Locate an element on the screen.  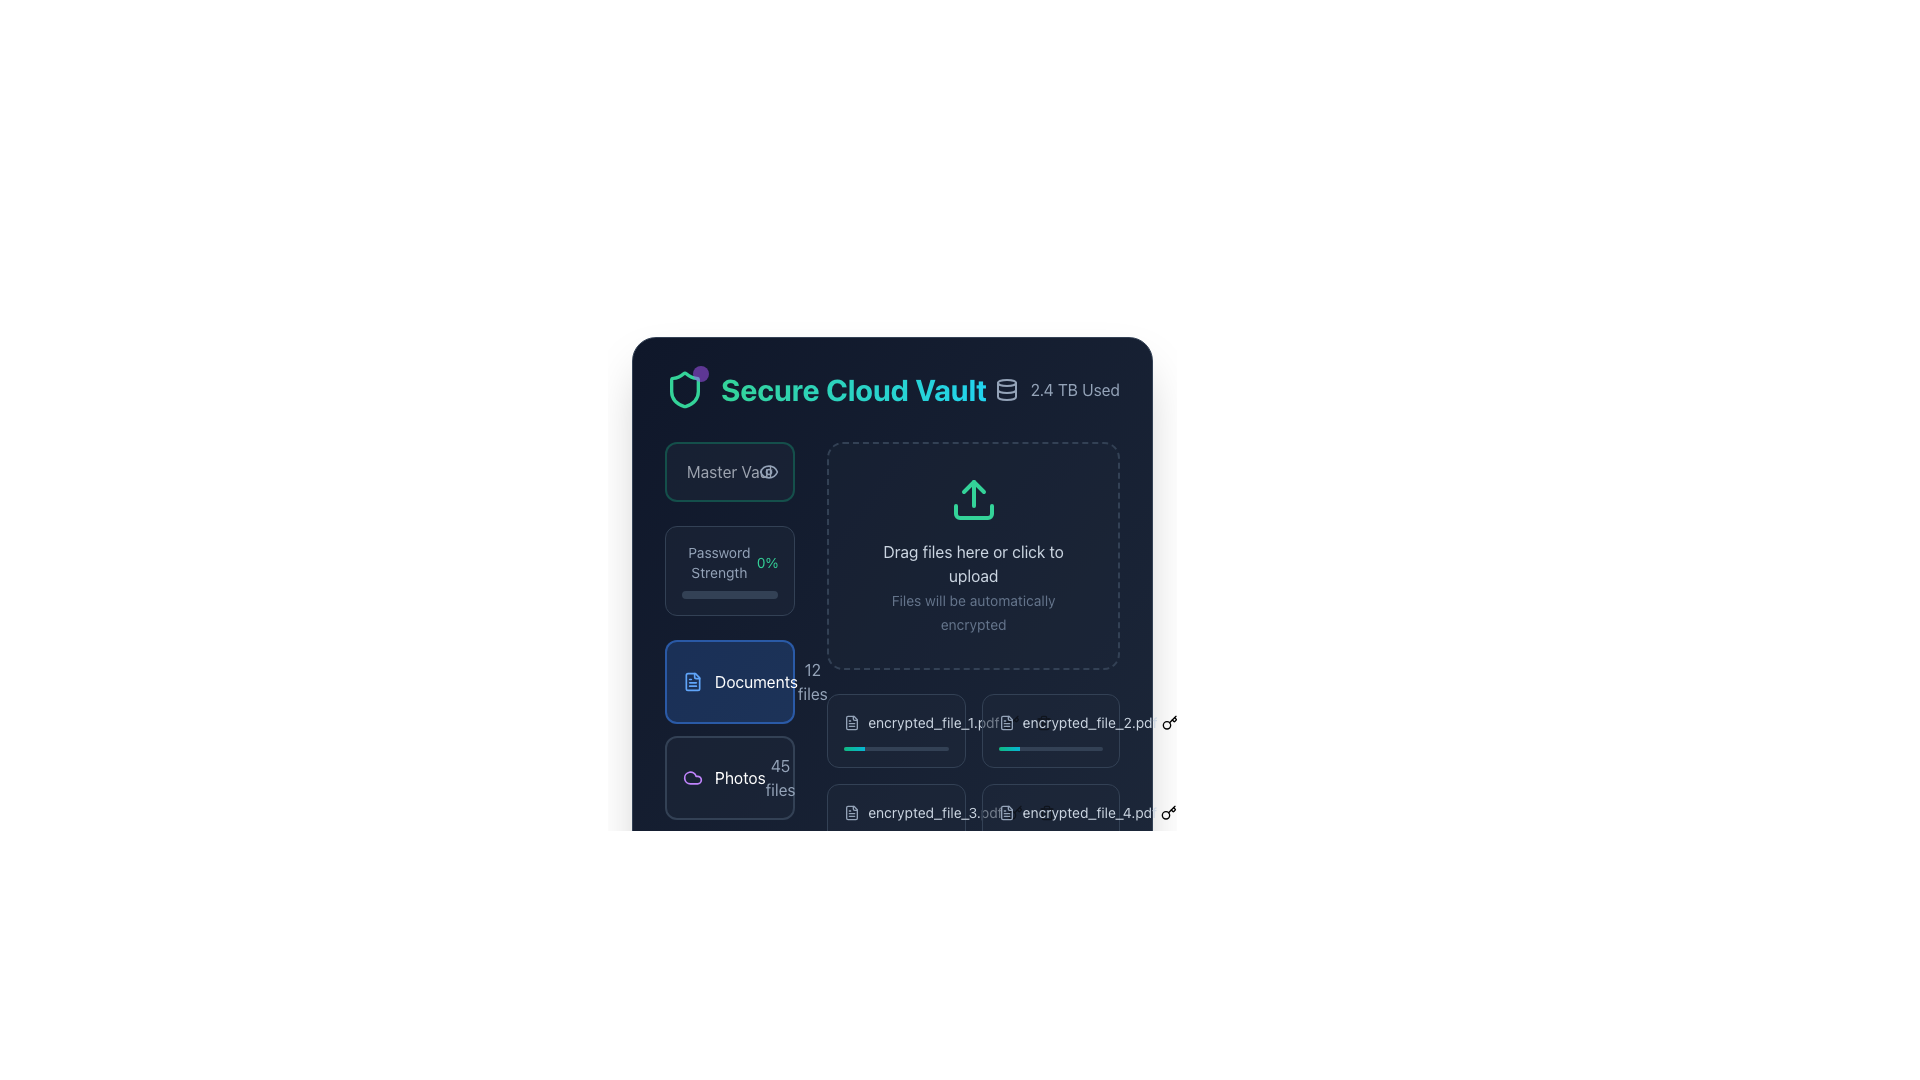
the icon button resembling a key, positioned between 'encrypted_file_3.pdf' and 'encrypted_file_4.pdf' in the bottom-right area of the interface, as it supports dragging is located at coordinates (1014, 813).